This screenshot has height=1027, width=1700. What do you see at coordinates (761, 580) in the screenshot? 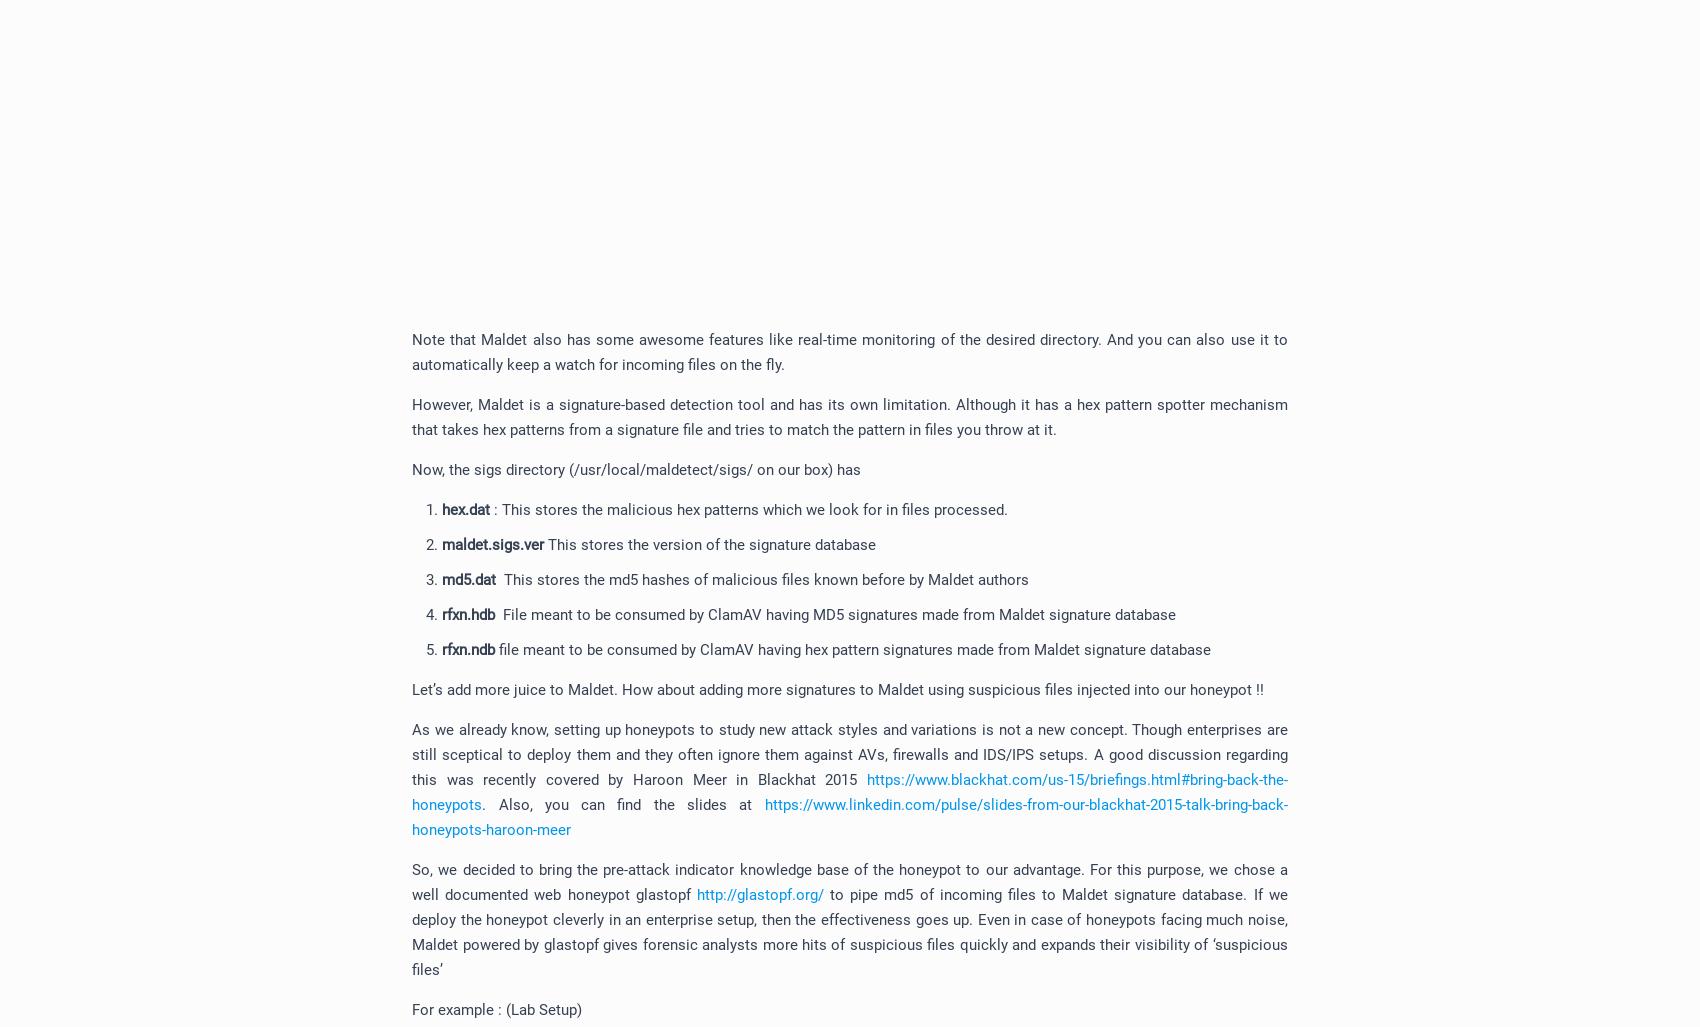
I see `'This stores the md5 hashes of malicious files known before by Maldet authors'` at bounding box center [761, 580].